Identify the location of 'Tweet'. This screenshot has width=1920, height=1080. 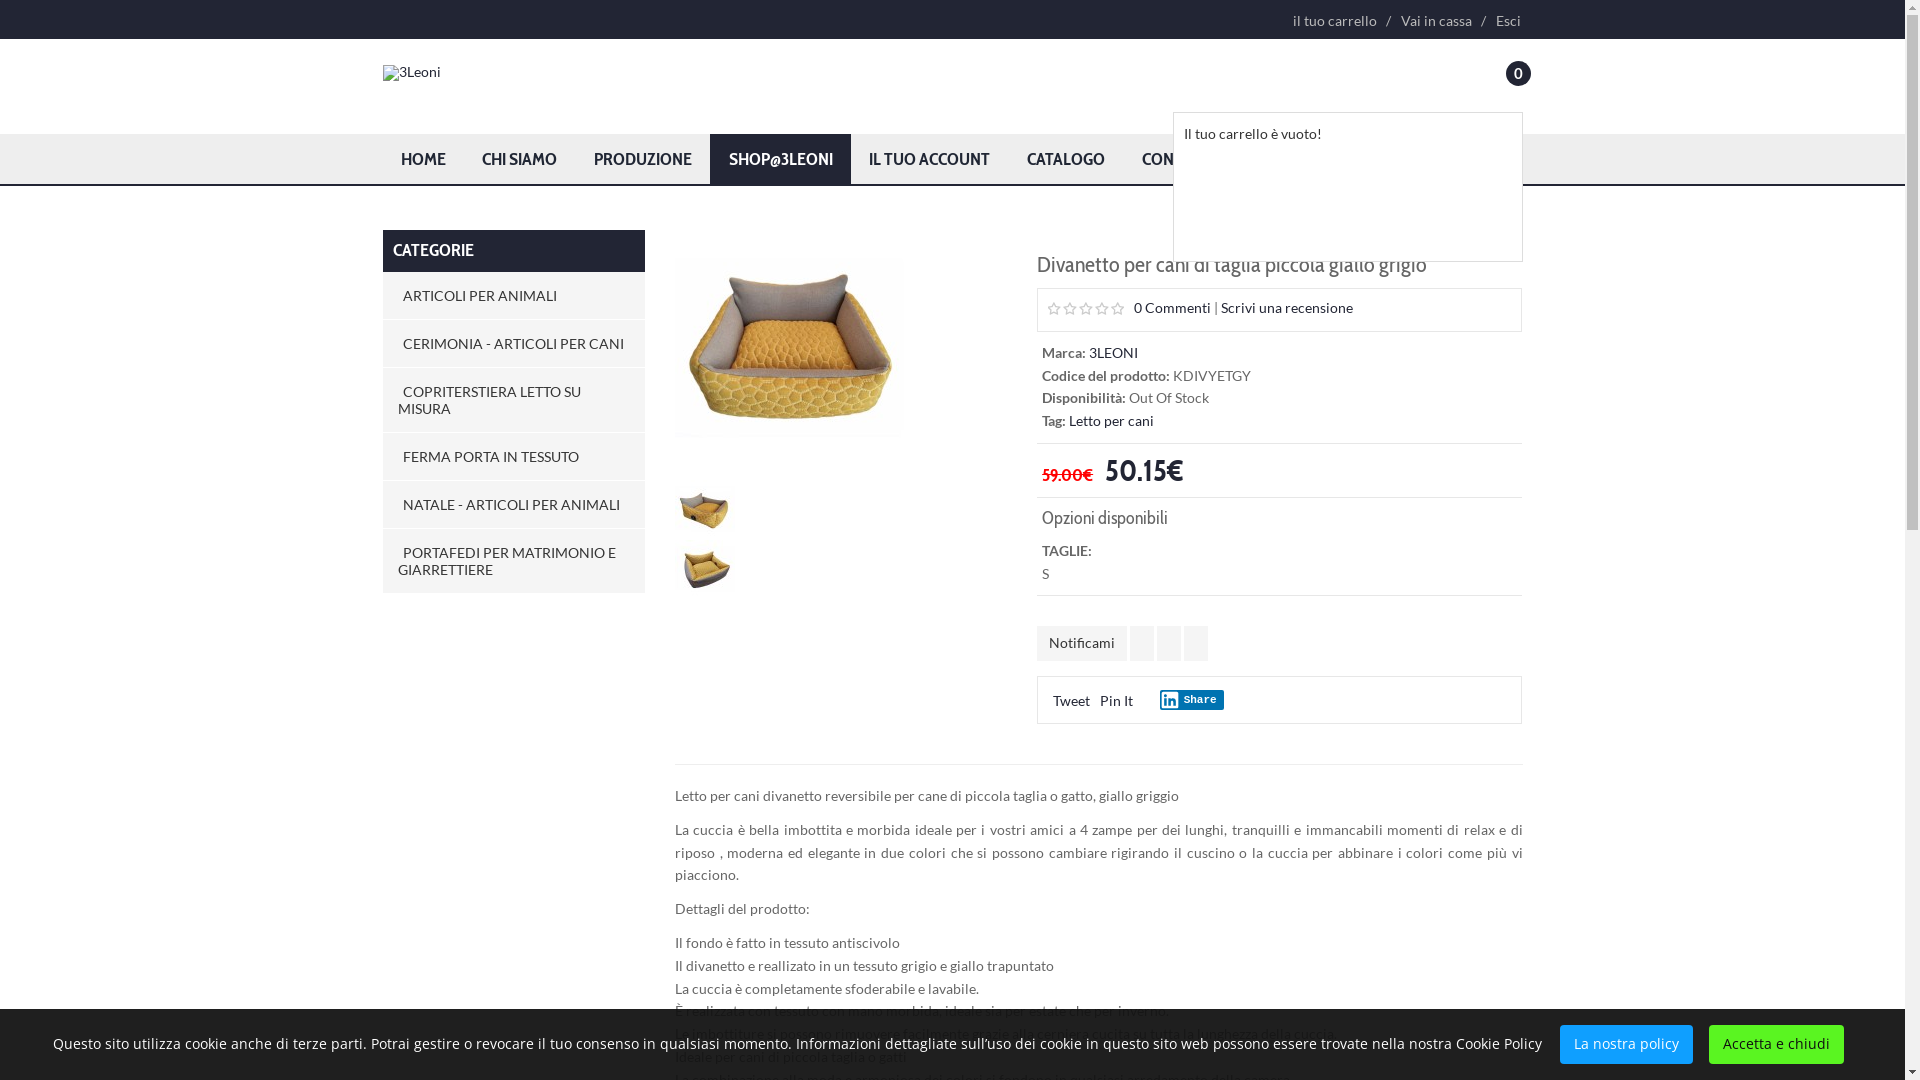
(1051, 699).